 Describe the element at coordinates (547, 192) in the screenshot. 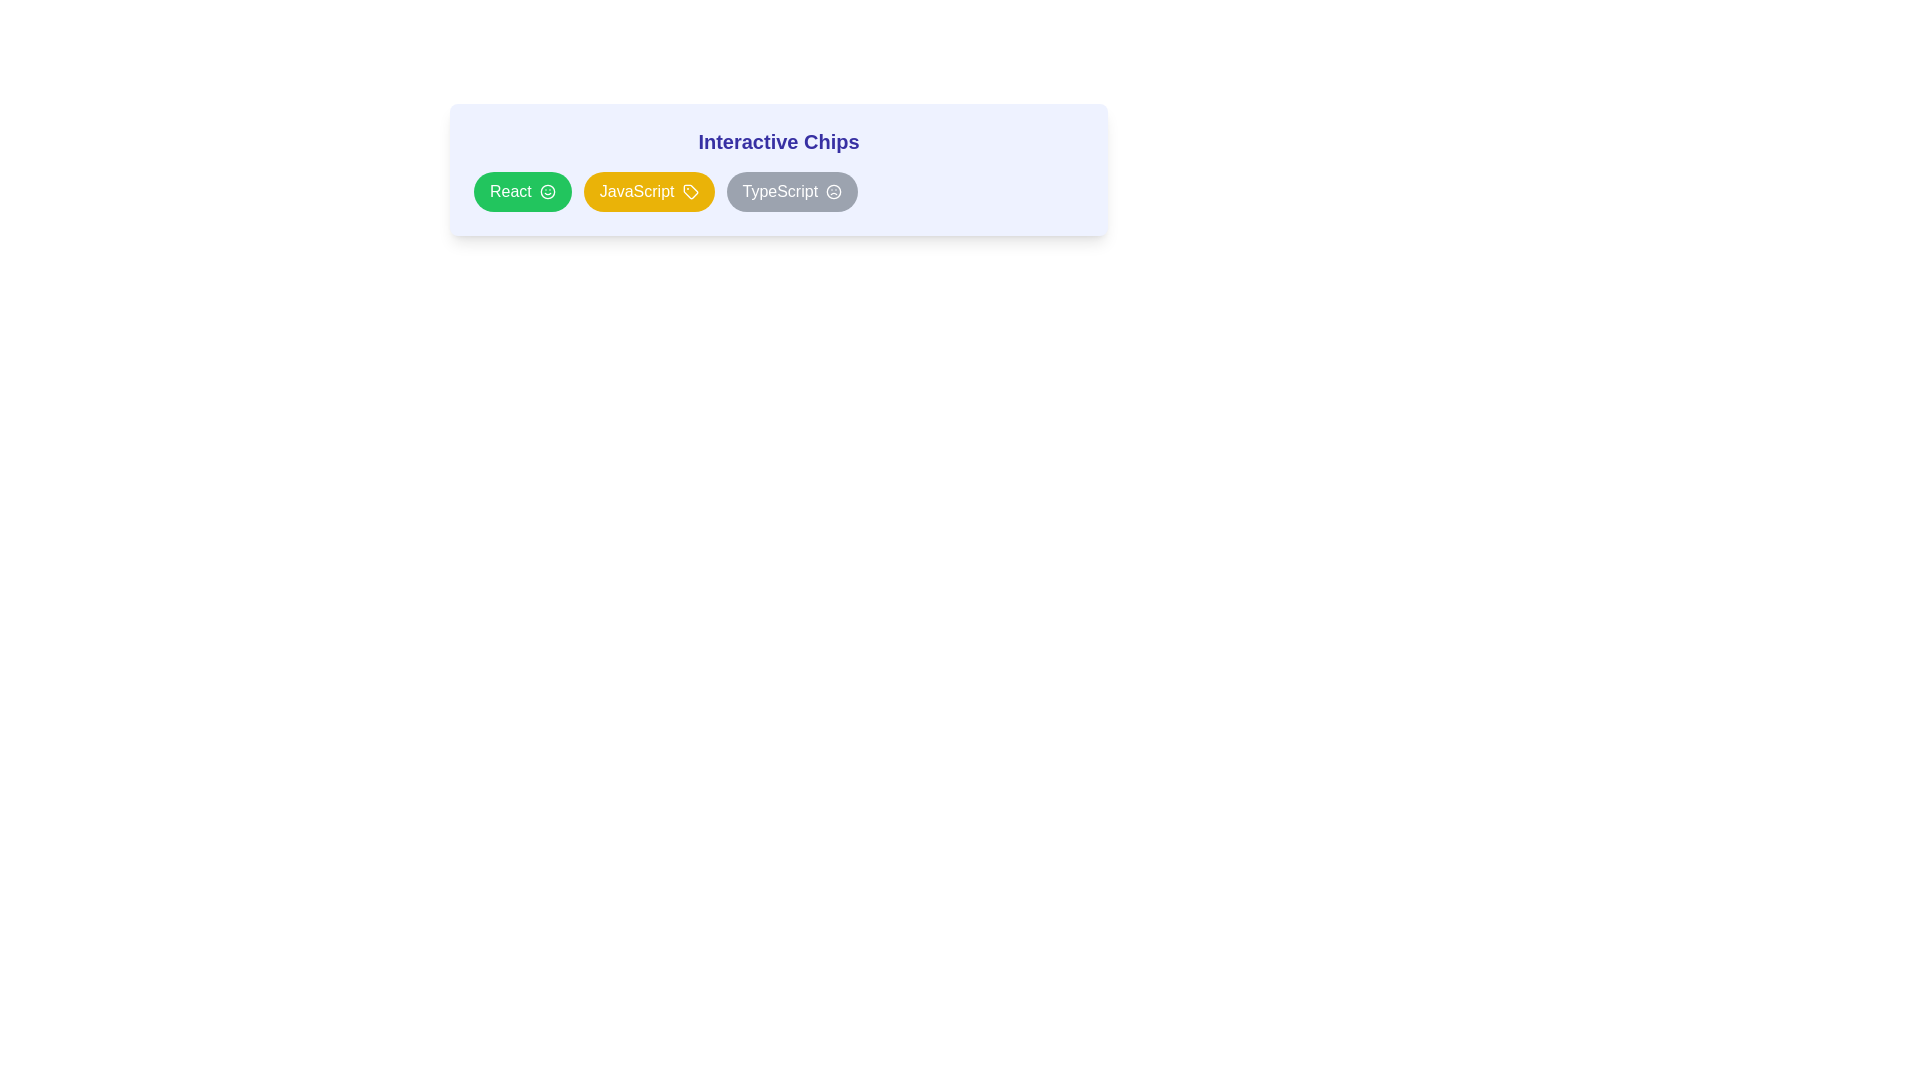

I see `the circular smiley face icon within the green 'React' button located at the left side of the button group` at that location.